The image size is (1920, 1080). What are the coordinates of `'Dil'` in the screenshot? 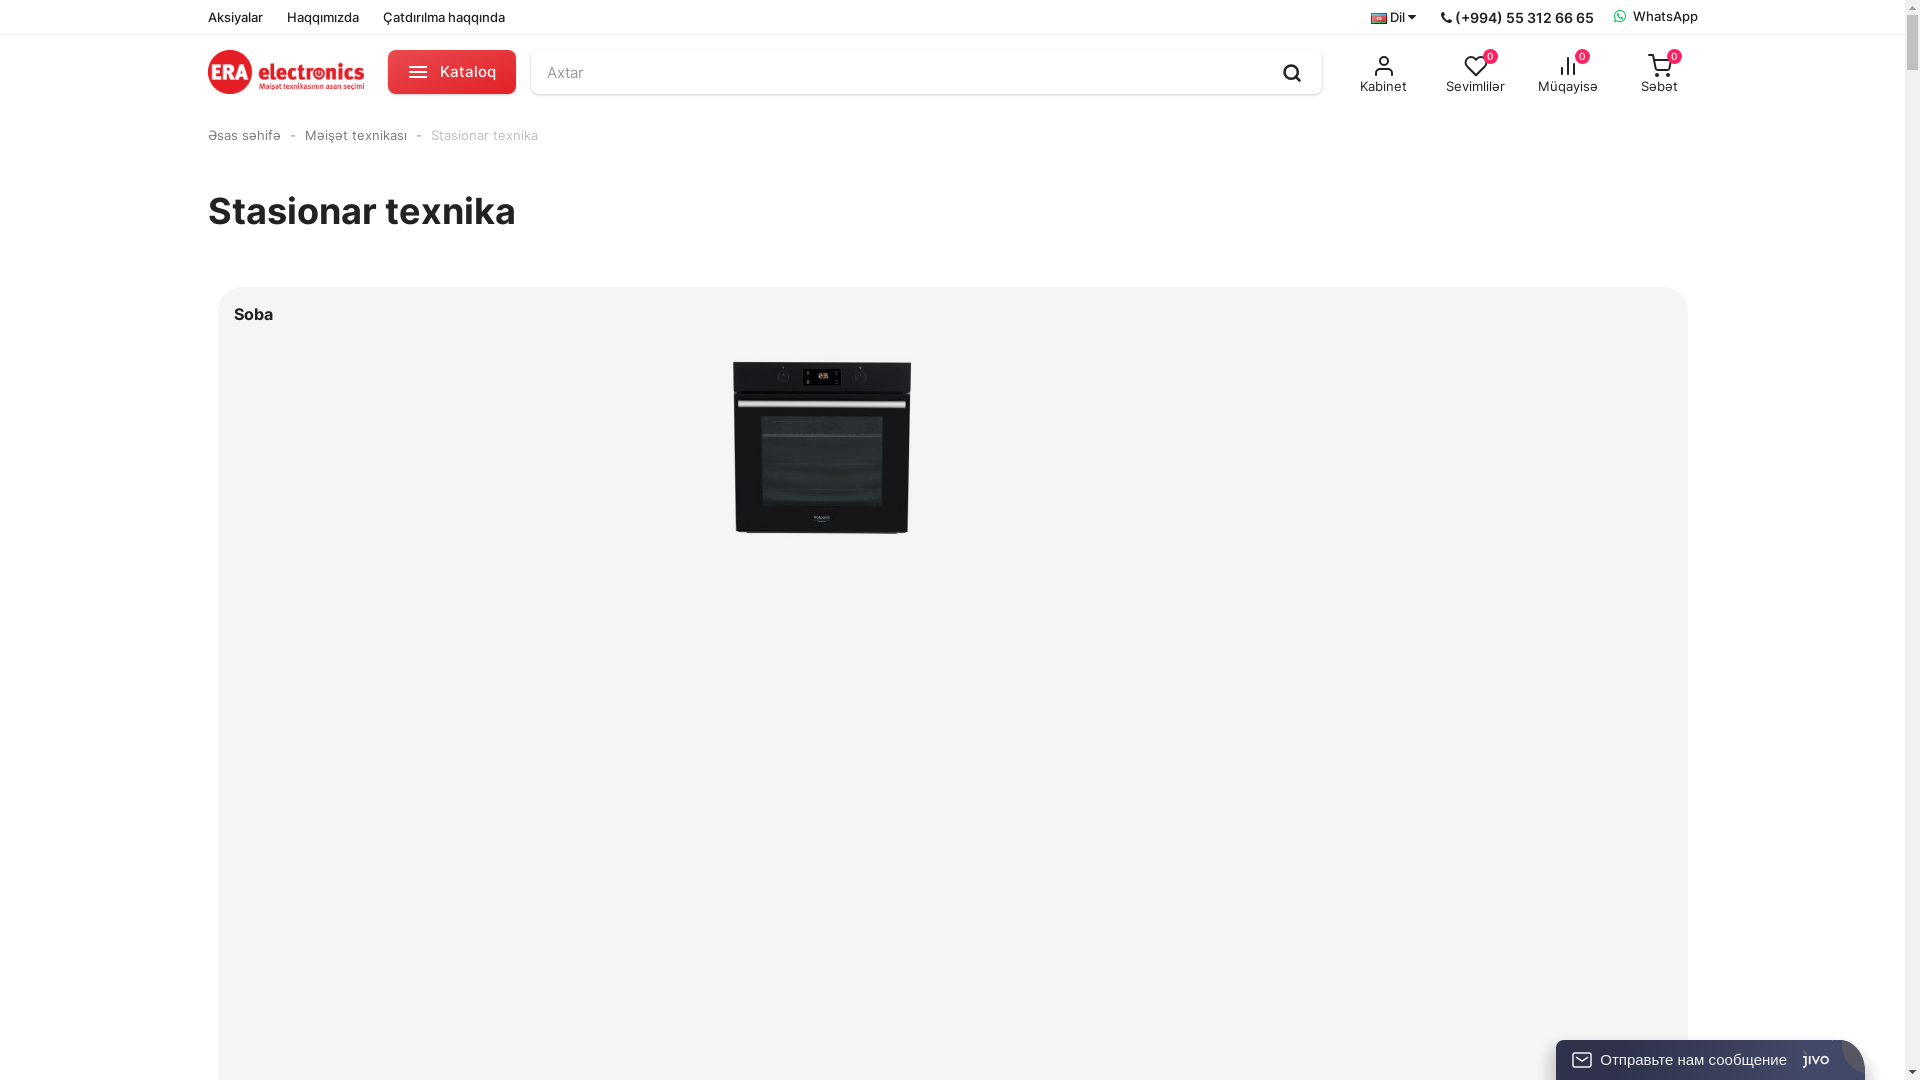 It's located at (1368, 18).